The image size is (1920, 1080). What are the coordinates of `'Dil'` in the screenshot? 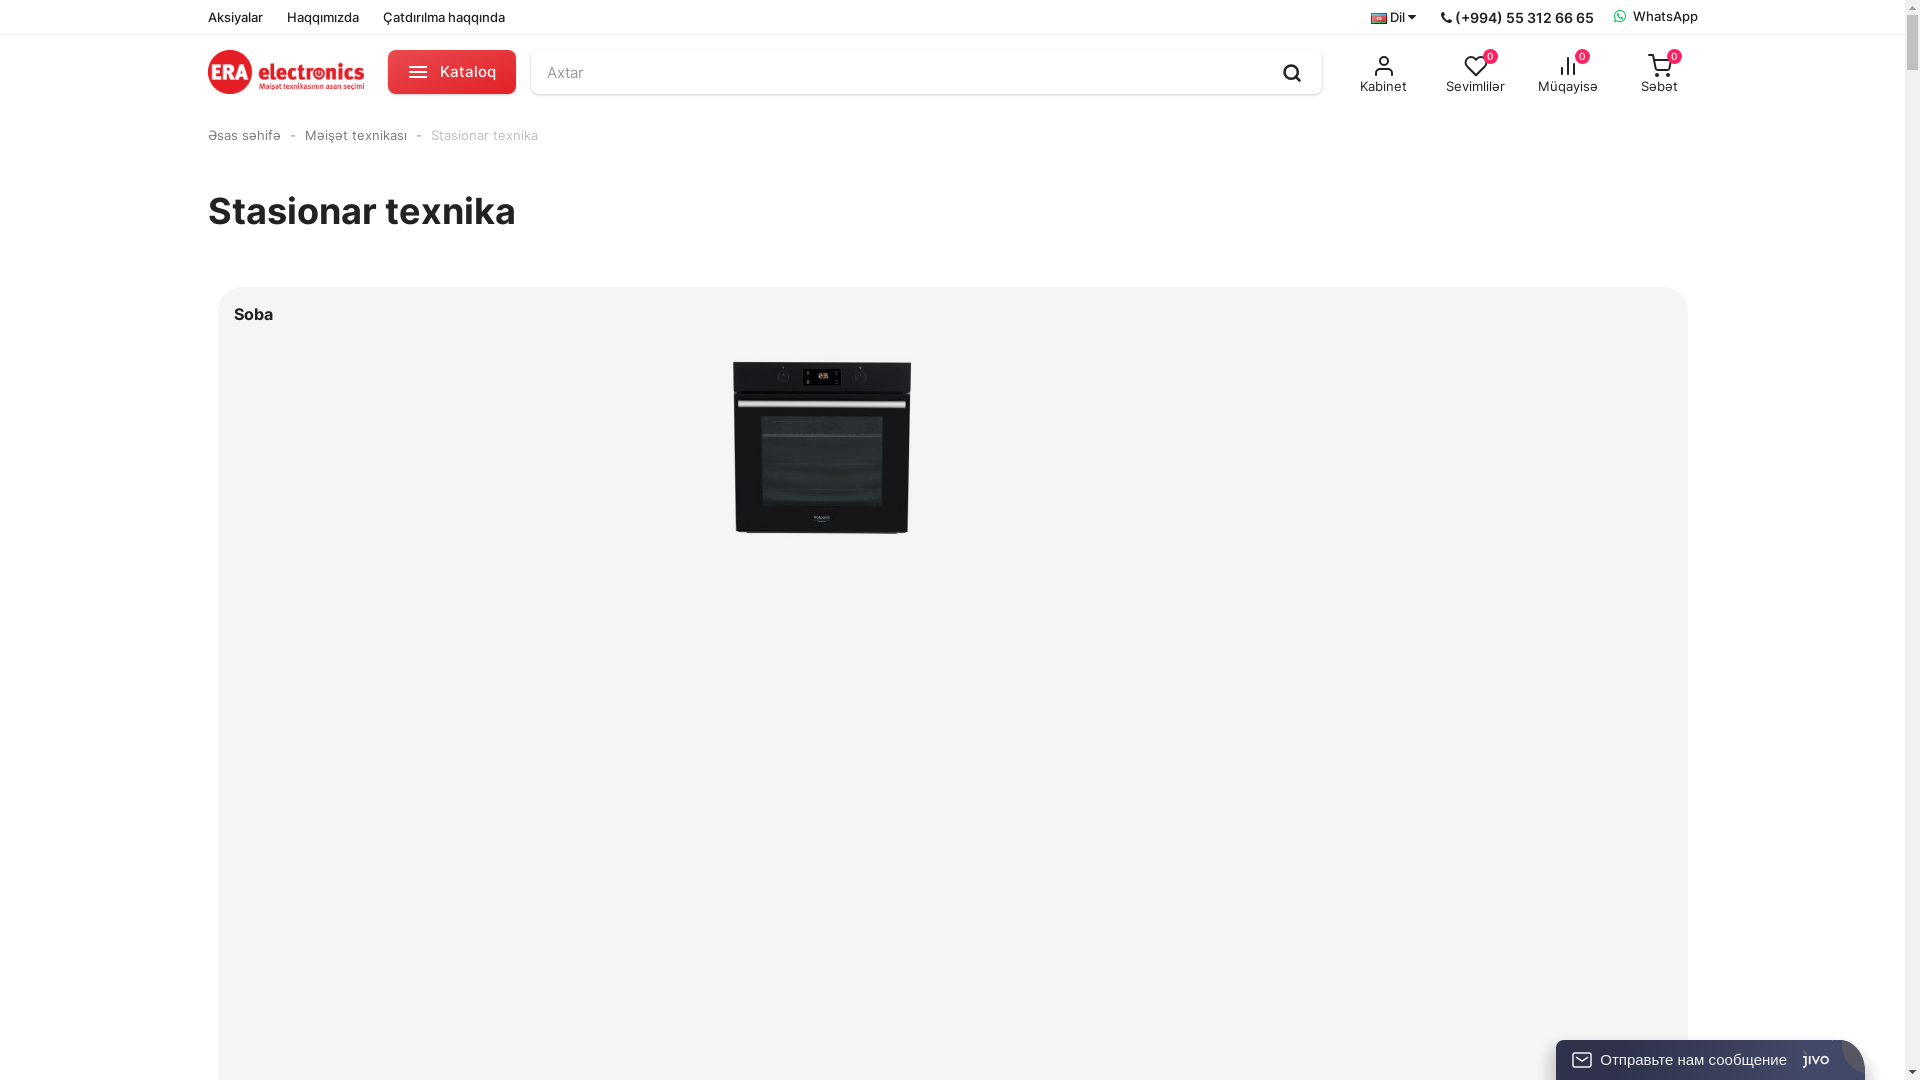 It's located at (1368, 18).